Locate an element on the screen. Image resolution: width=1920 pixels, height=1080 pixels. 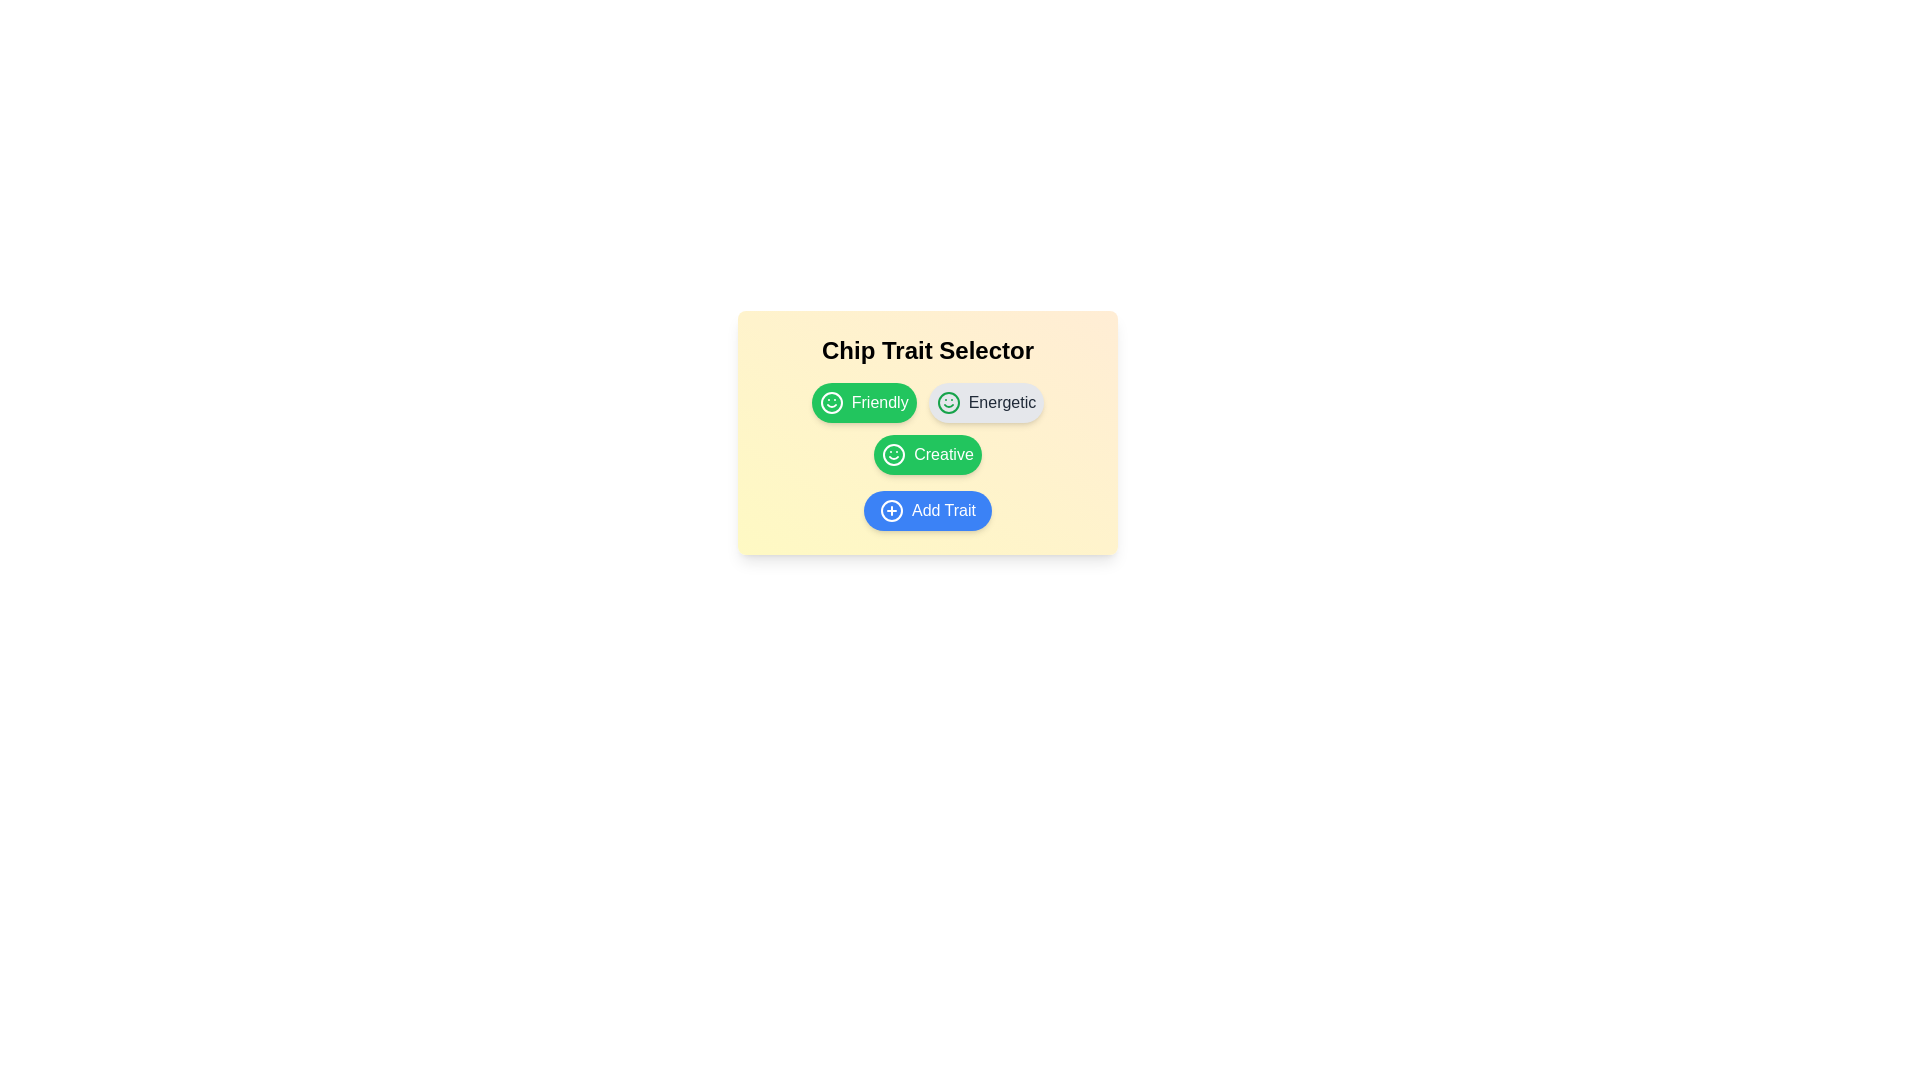
the chip labeled Energetic to toggle its selection state is located at coordinates (986, 402).